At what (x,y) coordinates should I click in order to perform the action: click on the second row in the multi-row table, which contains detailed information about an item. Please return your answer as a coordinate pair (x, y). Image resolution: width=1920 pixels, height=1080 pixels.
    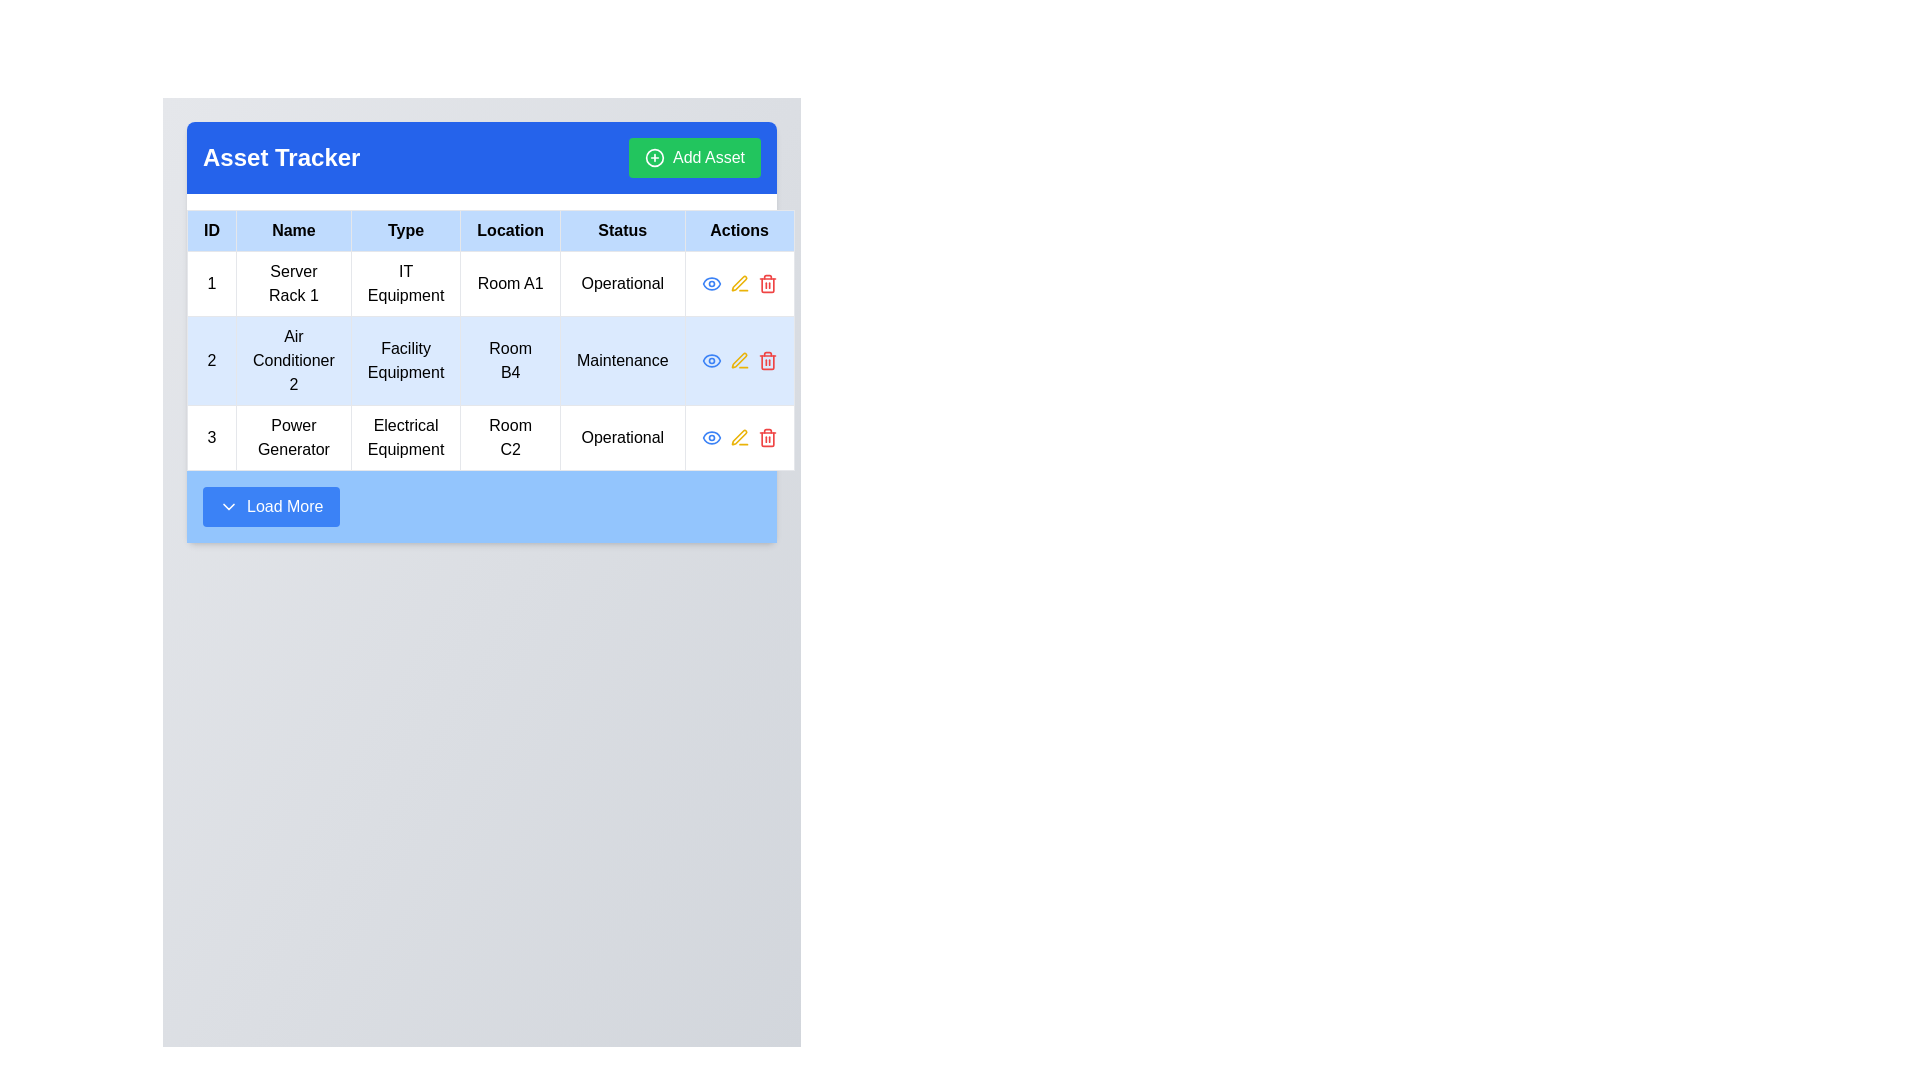
    Looking at the image, I should click on (490, 361).